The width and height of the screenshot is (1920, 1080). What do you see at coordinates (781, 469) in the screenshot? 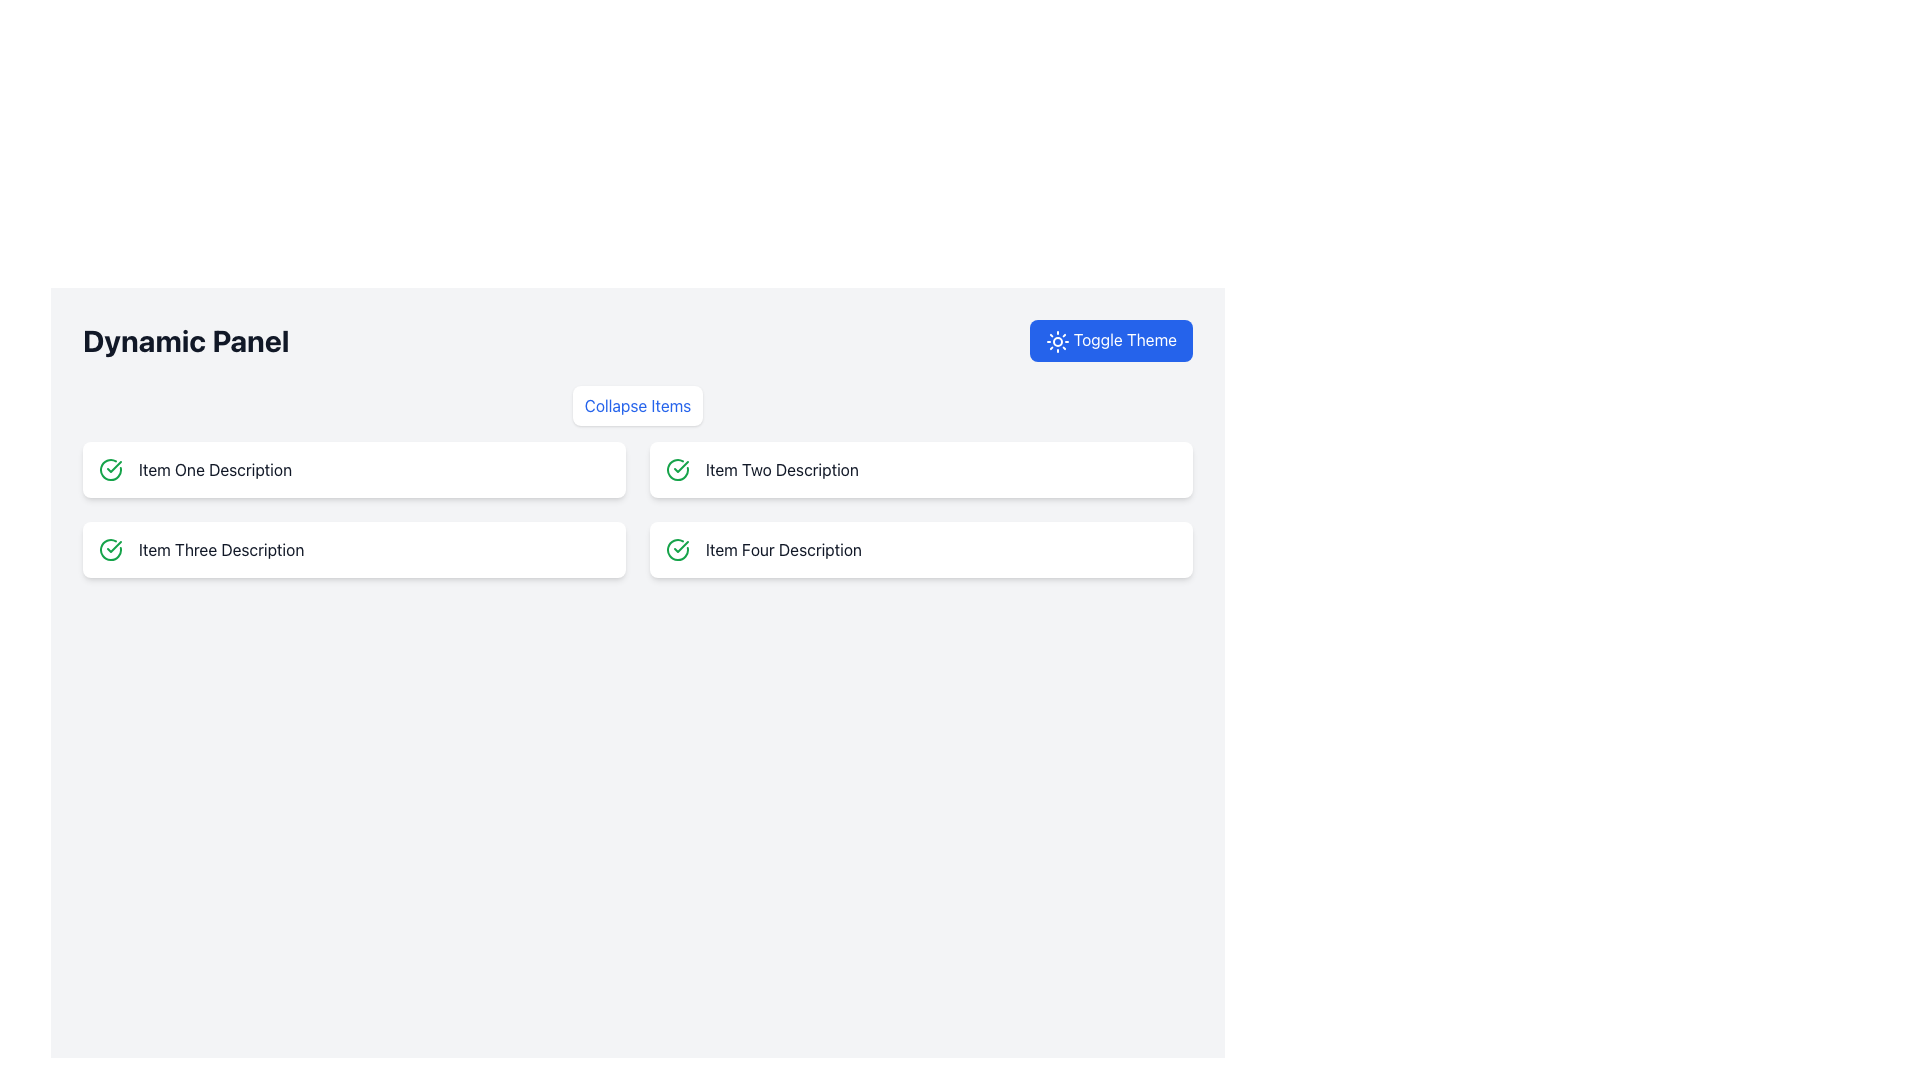
I see `the static text label that provides descriptive information for the second item in the list, located to the right of the checkmark icon in the second row` at bounding box center [781, 469].